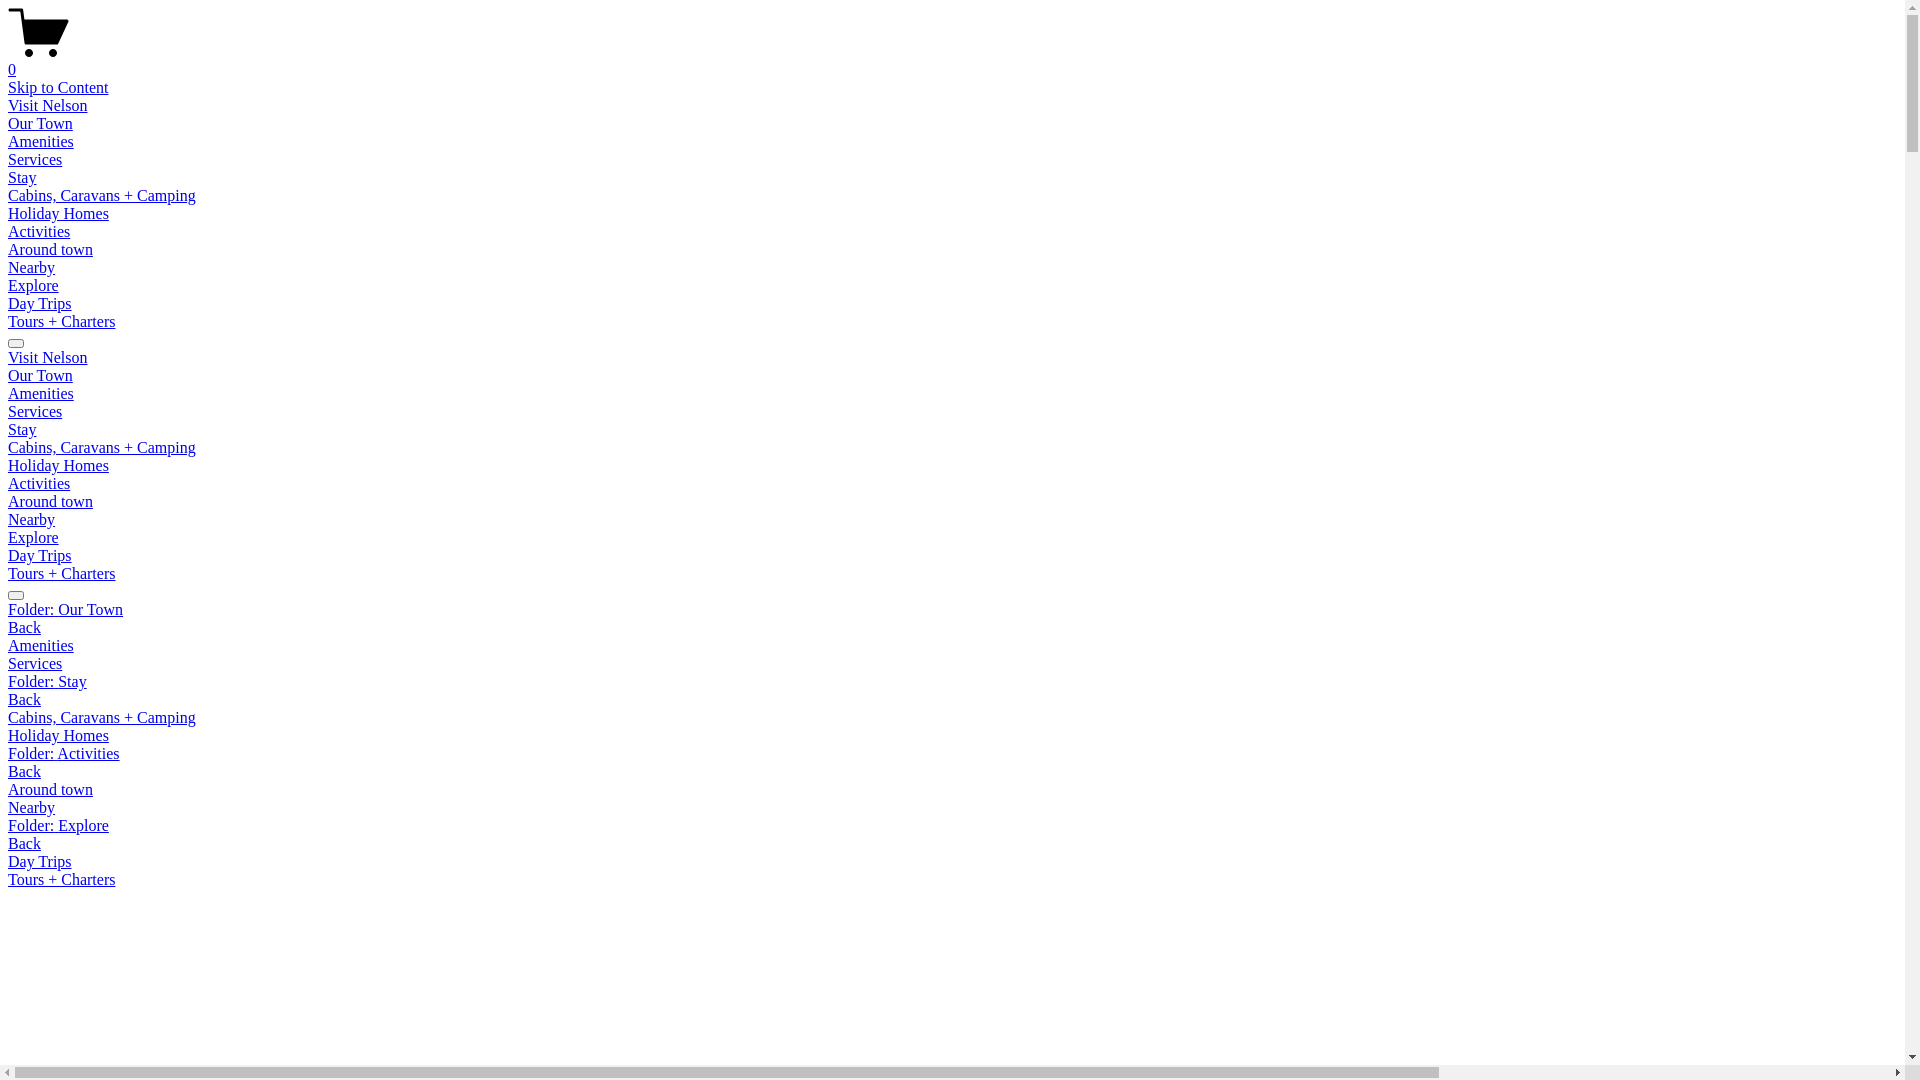  What do you see at coordinates (57, 86) in the screenshot?
I see `'Skip to Content'` at bounding box center [57, 86].